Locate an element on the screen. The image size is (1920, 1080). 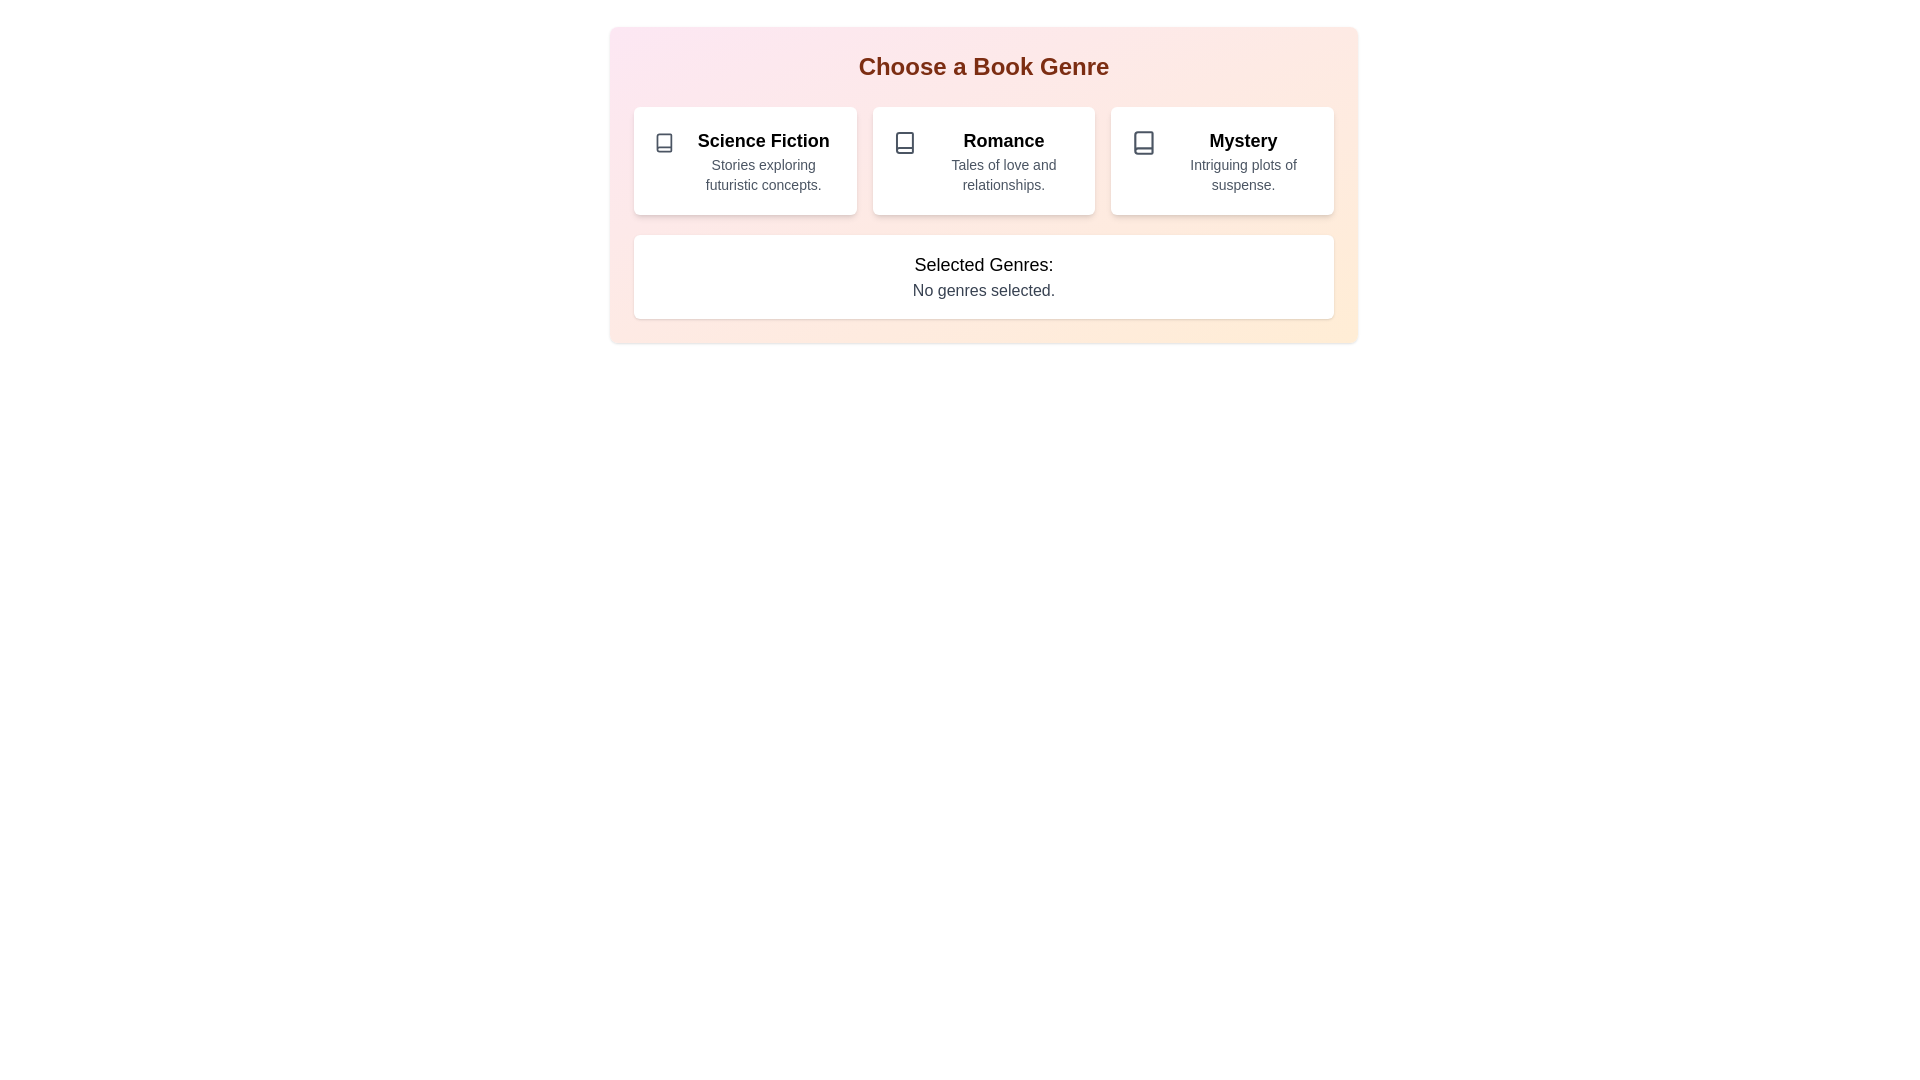
the static text that states 'Tales of love and relationships.' located beneath the title 'Romance' in the center column is located at coordinates (1003, 173).